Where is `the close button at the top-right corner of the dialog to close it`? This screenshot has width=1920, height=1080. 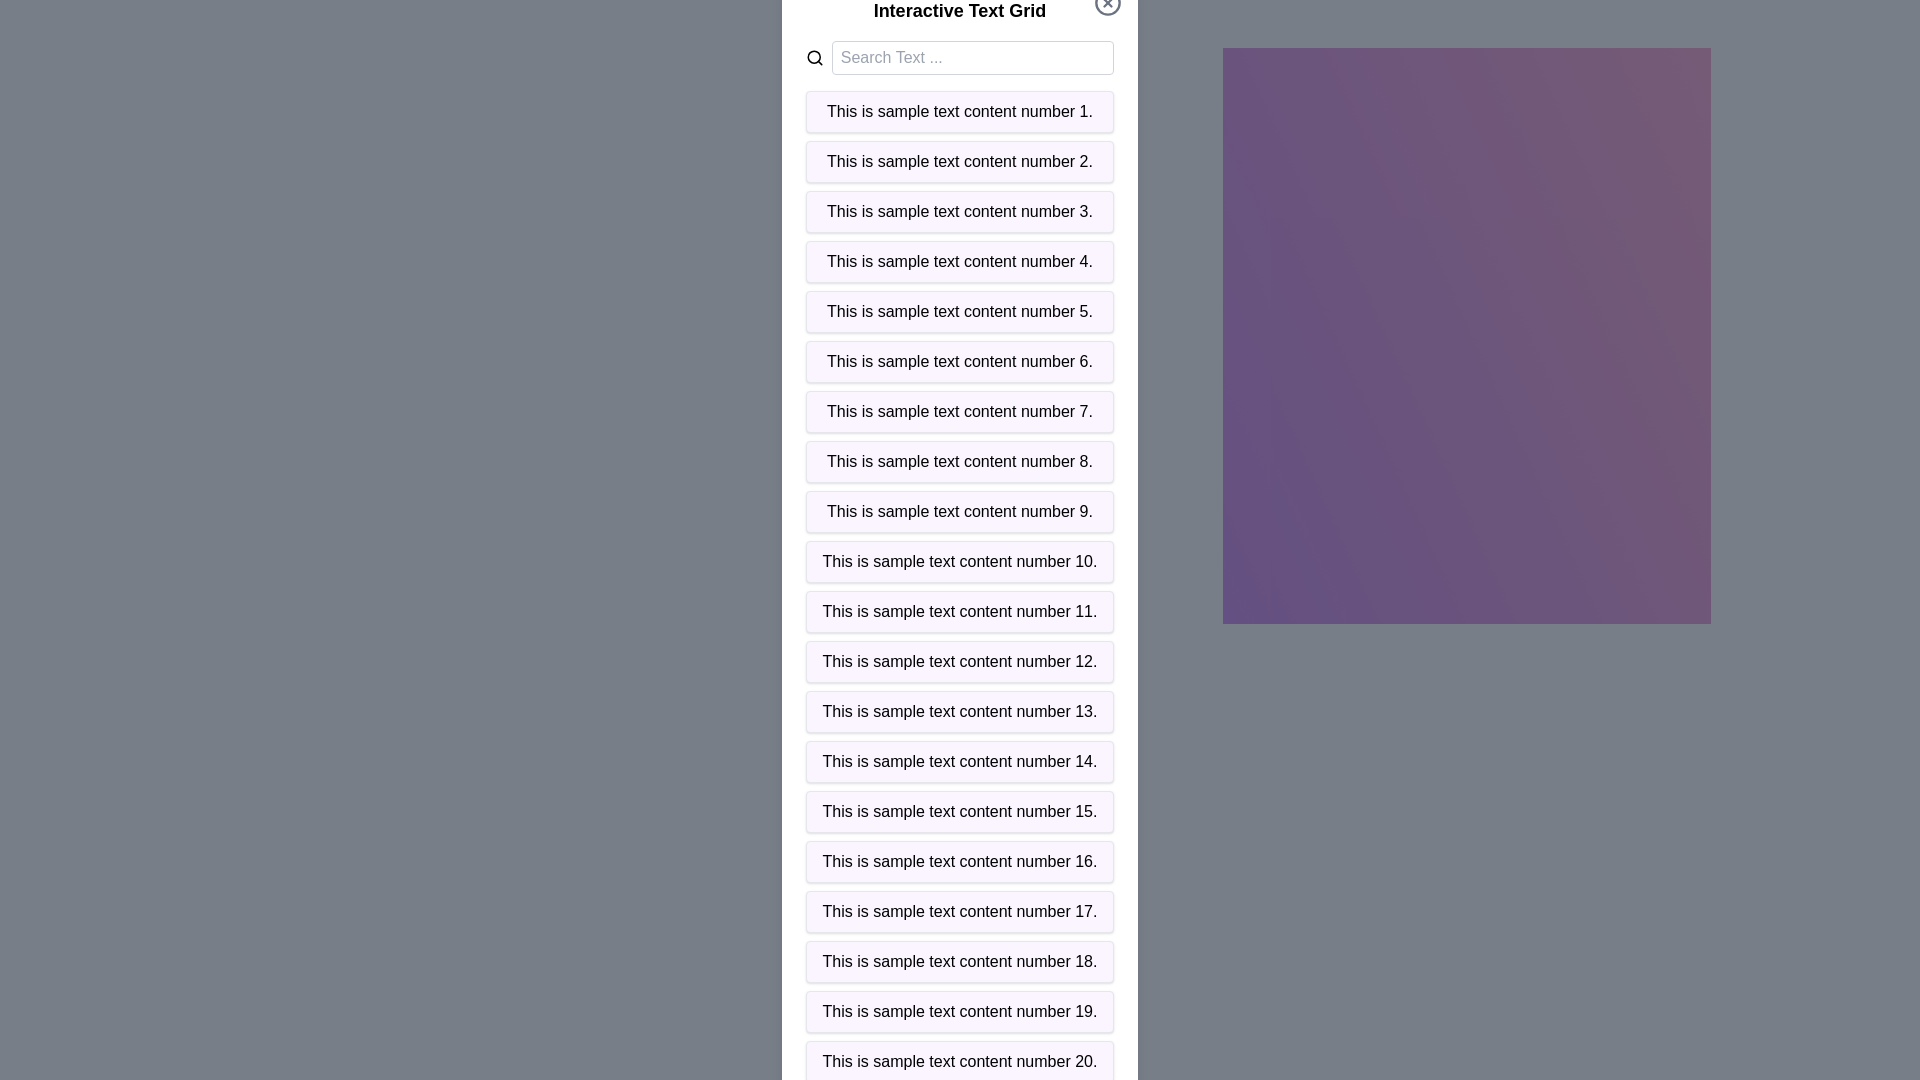 the close button at the top-right corner of the dialog to close it is located at coordinates (1107, 3).